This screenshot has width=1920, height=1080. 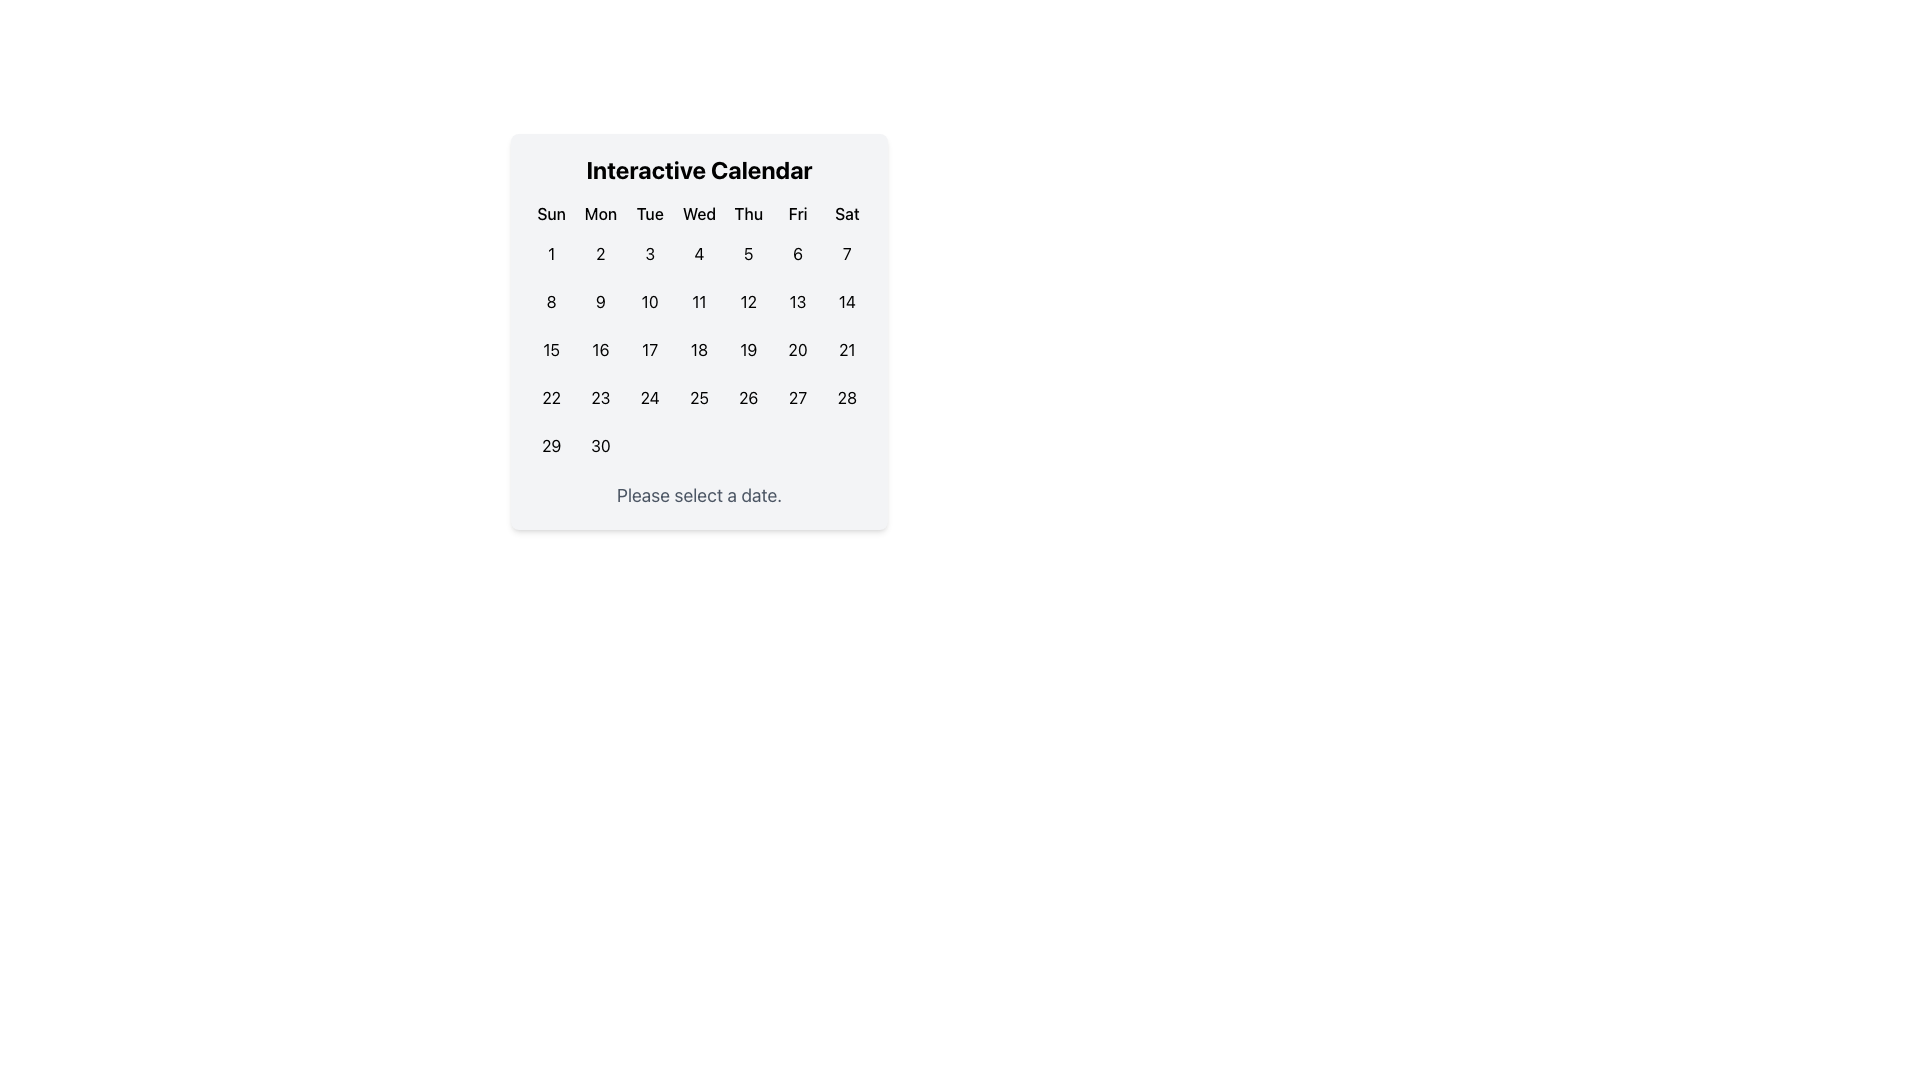 What do you see at coordinates (797, 349) in the screenshot?
I see `the square-shaped button displaying the number '20' in the center` at bounding box center [797, 349].